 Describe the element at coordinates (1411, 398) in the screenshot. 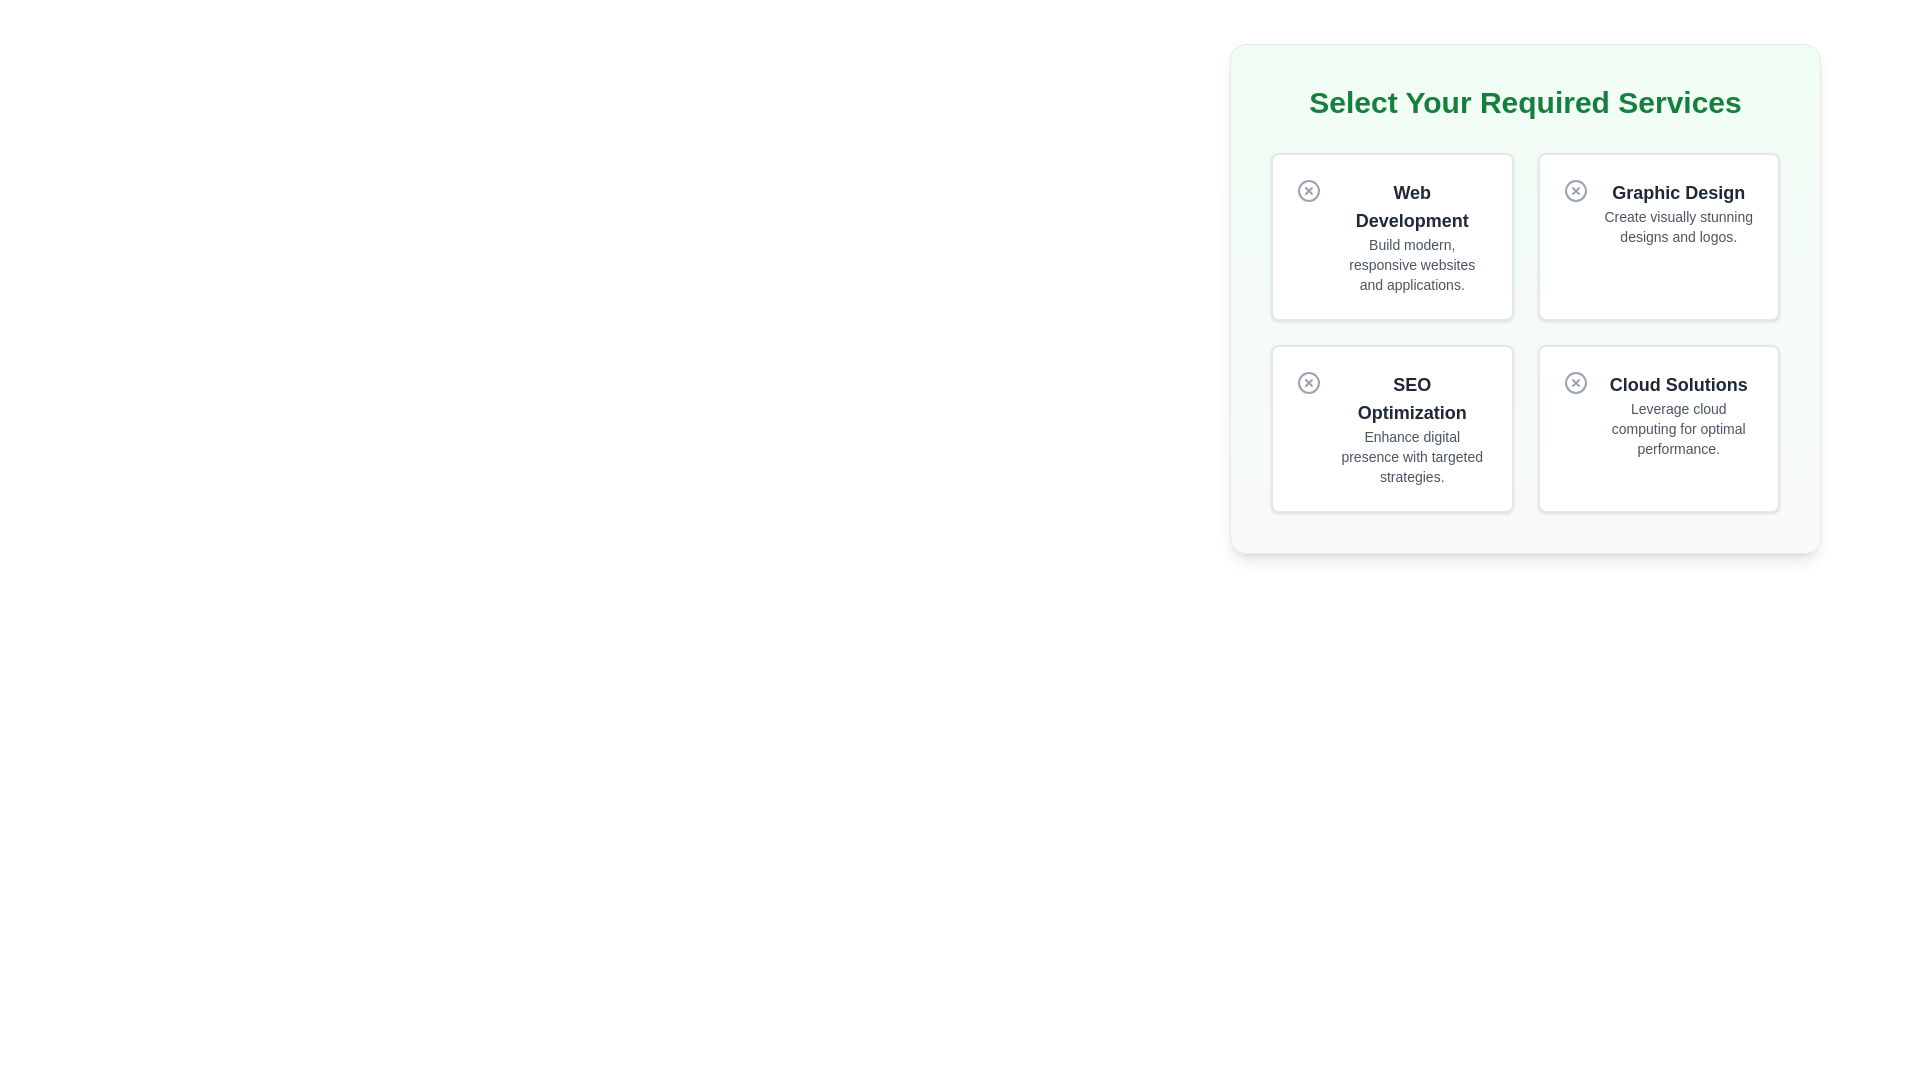

I see `text heading labeled 'SEO Optimization' located in the bottom-left cell of the grid layout` at that location.